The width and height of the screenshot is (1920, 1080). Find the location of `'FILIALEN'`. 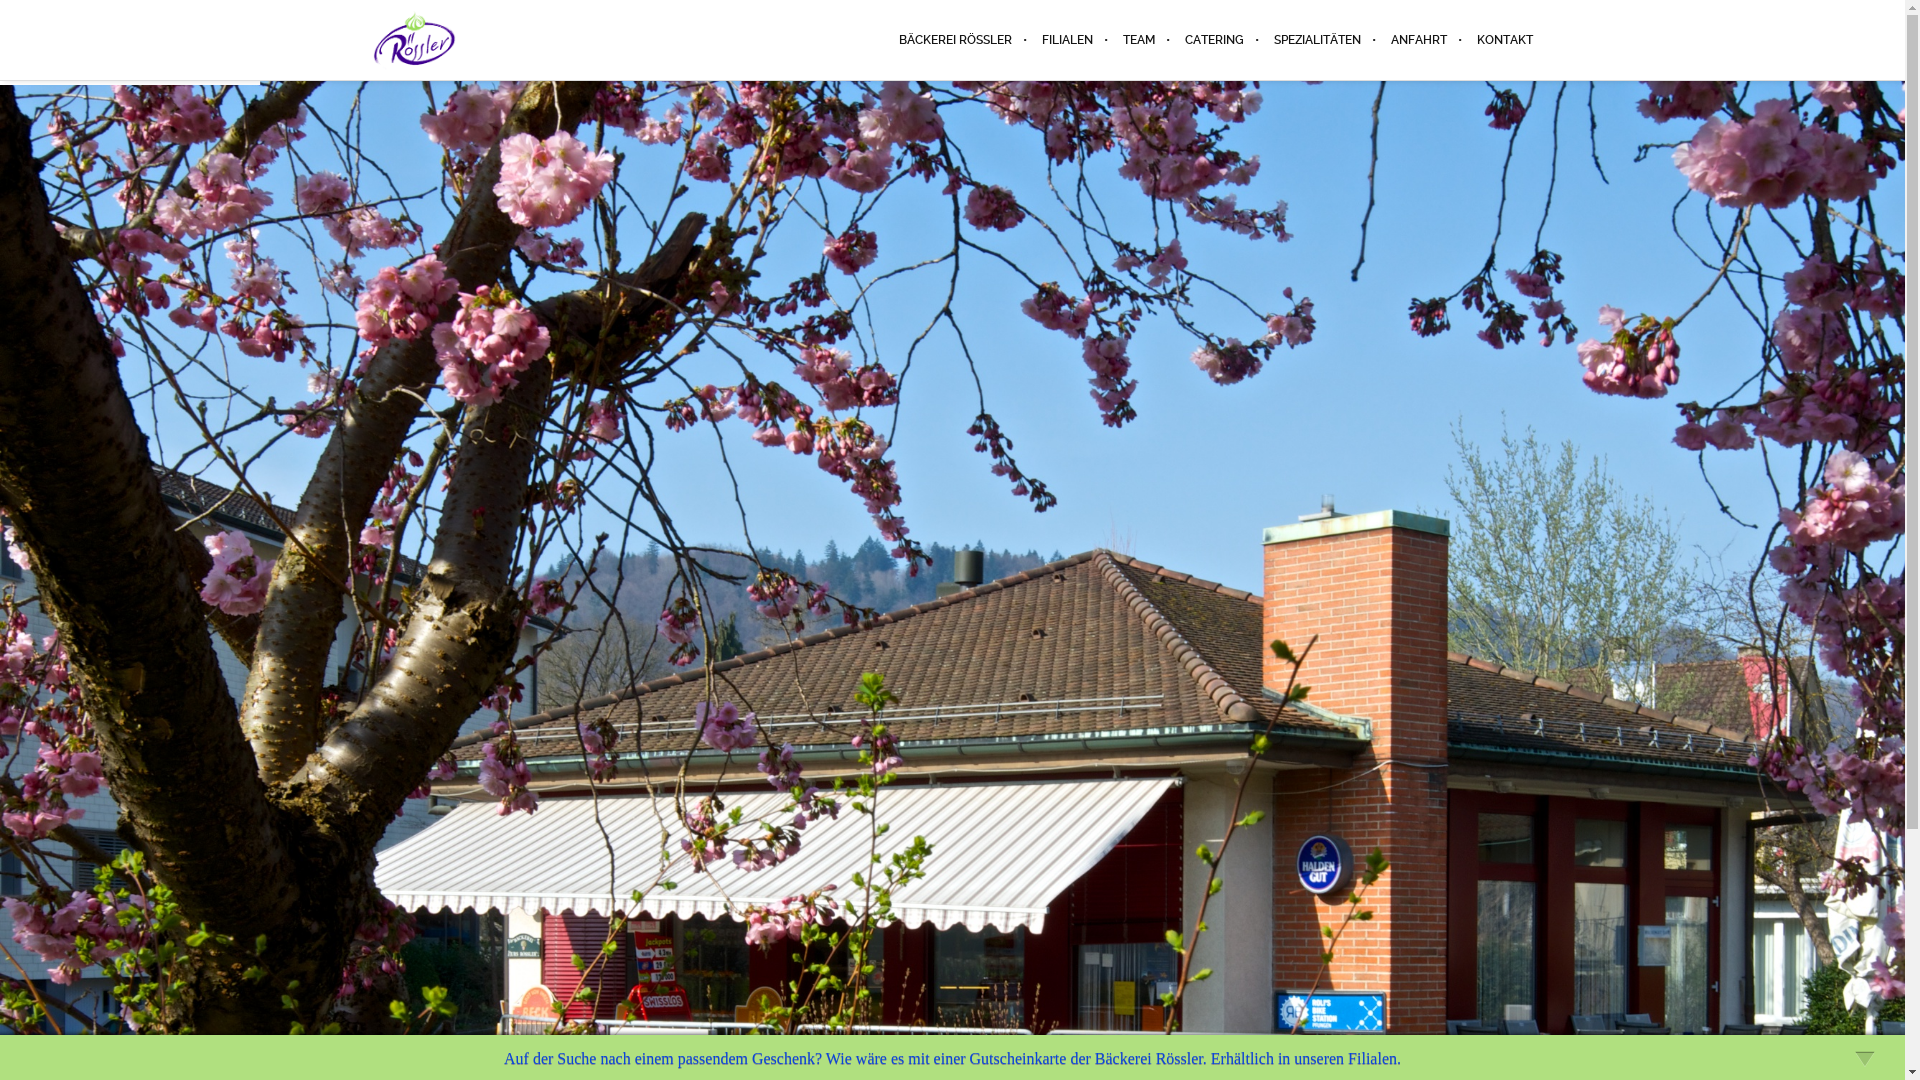

'FILIALEN' is located at coordinates (1065, 39).